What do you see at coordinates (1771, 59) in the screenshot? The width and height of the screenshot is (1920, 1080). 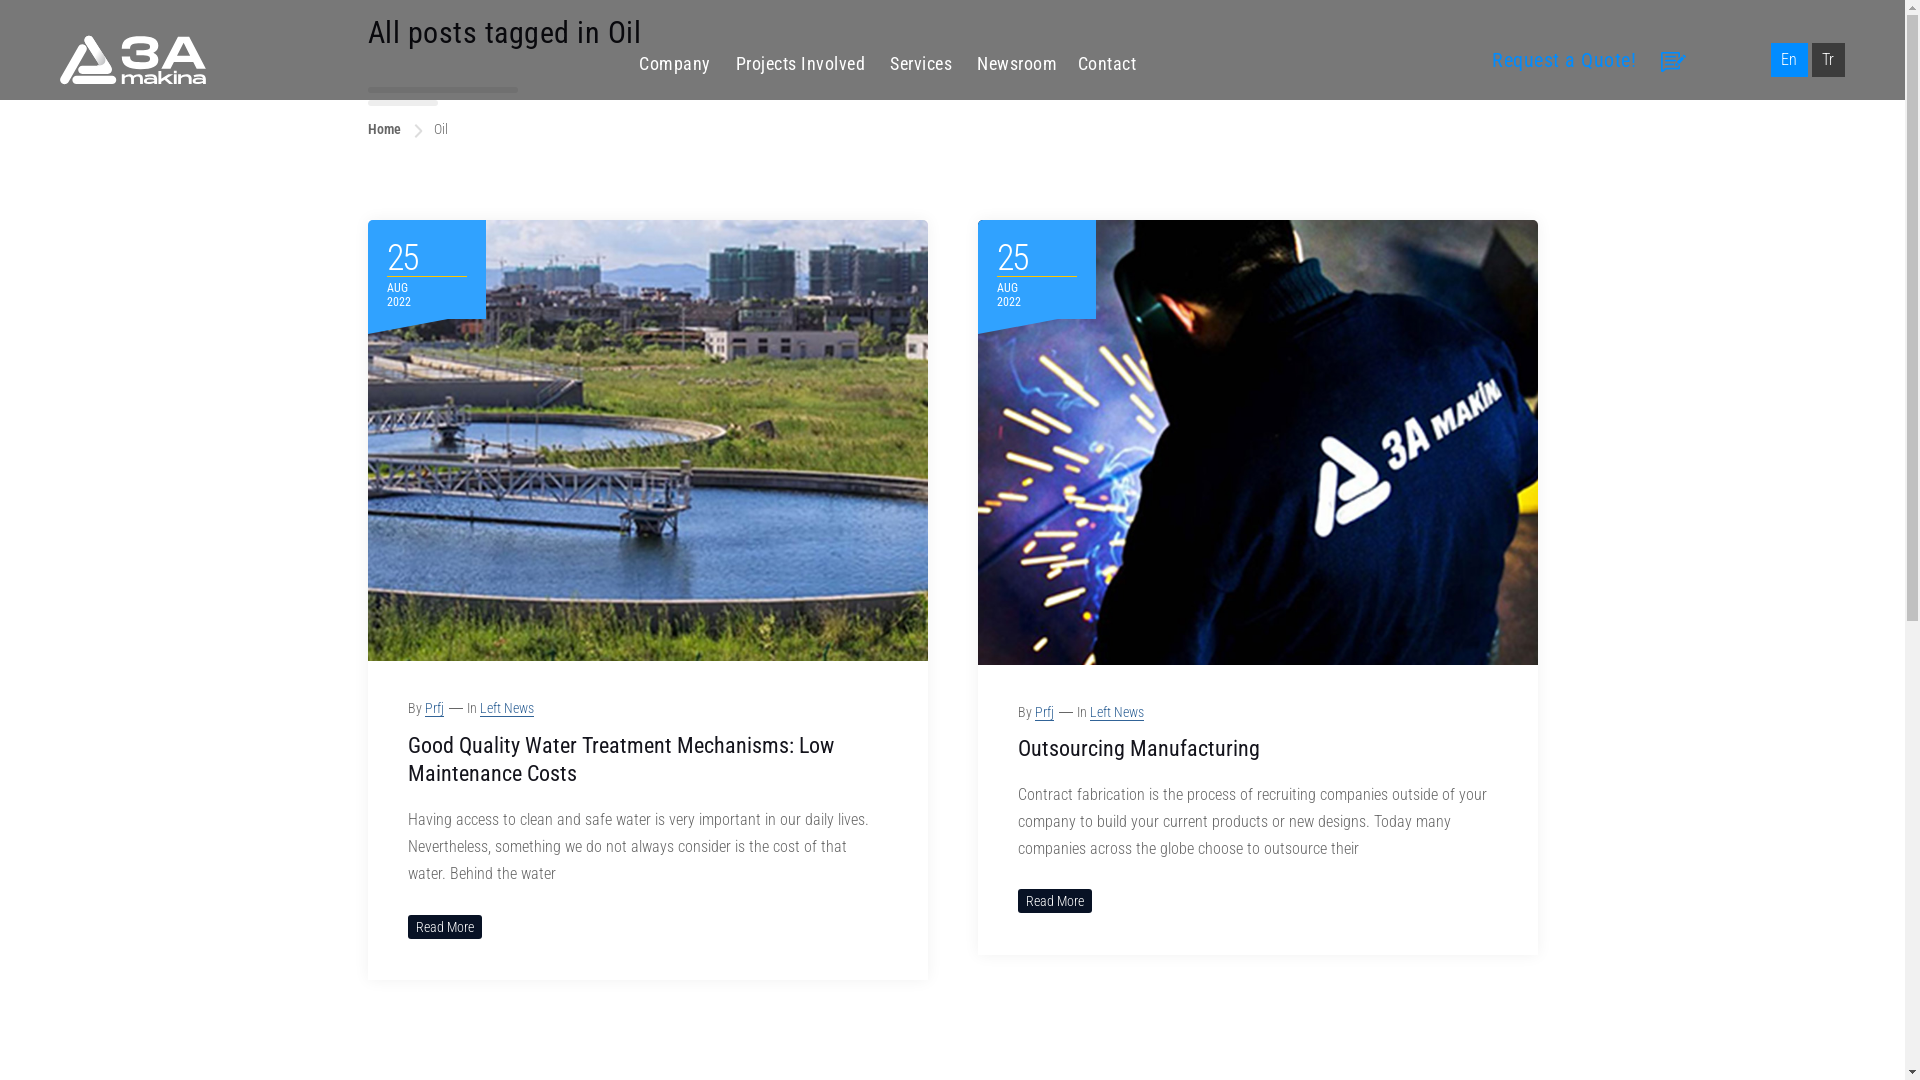 I see `'En'` at bounding box center [1771, 59].